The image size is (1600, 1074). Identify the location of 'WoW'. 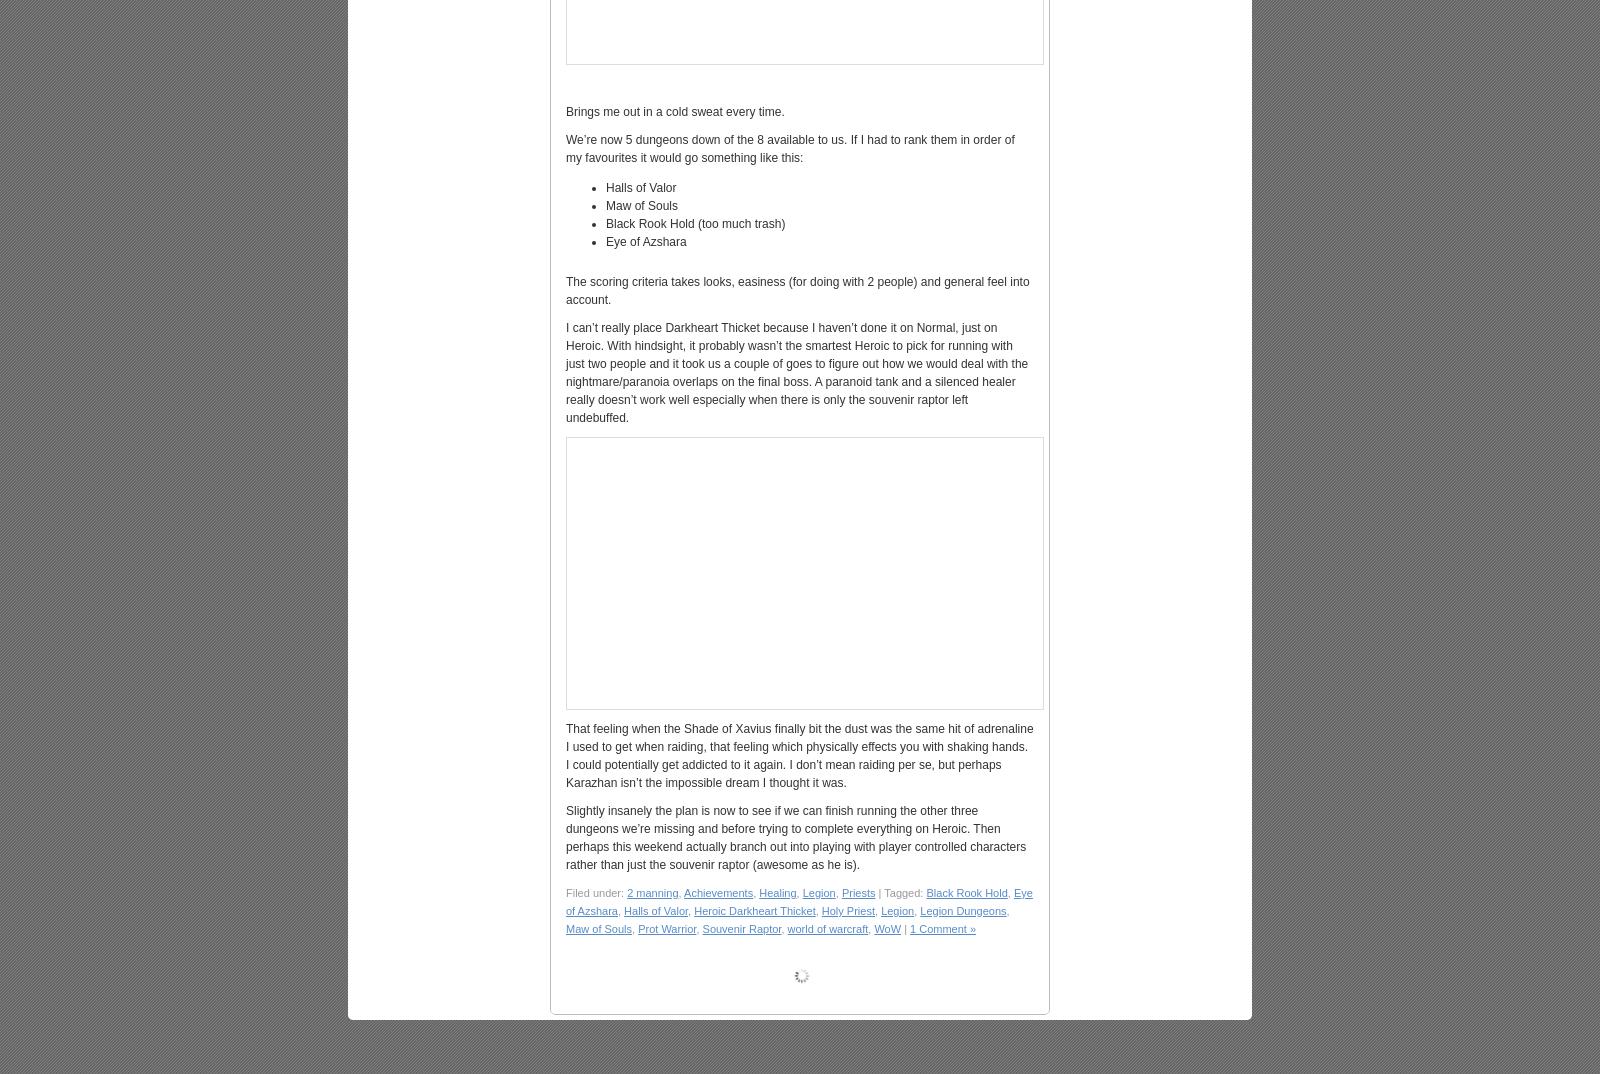
(886, 929).